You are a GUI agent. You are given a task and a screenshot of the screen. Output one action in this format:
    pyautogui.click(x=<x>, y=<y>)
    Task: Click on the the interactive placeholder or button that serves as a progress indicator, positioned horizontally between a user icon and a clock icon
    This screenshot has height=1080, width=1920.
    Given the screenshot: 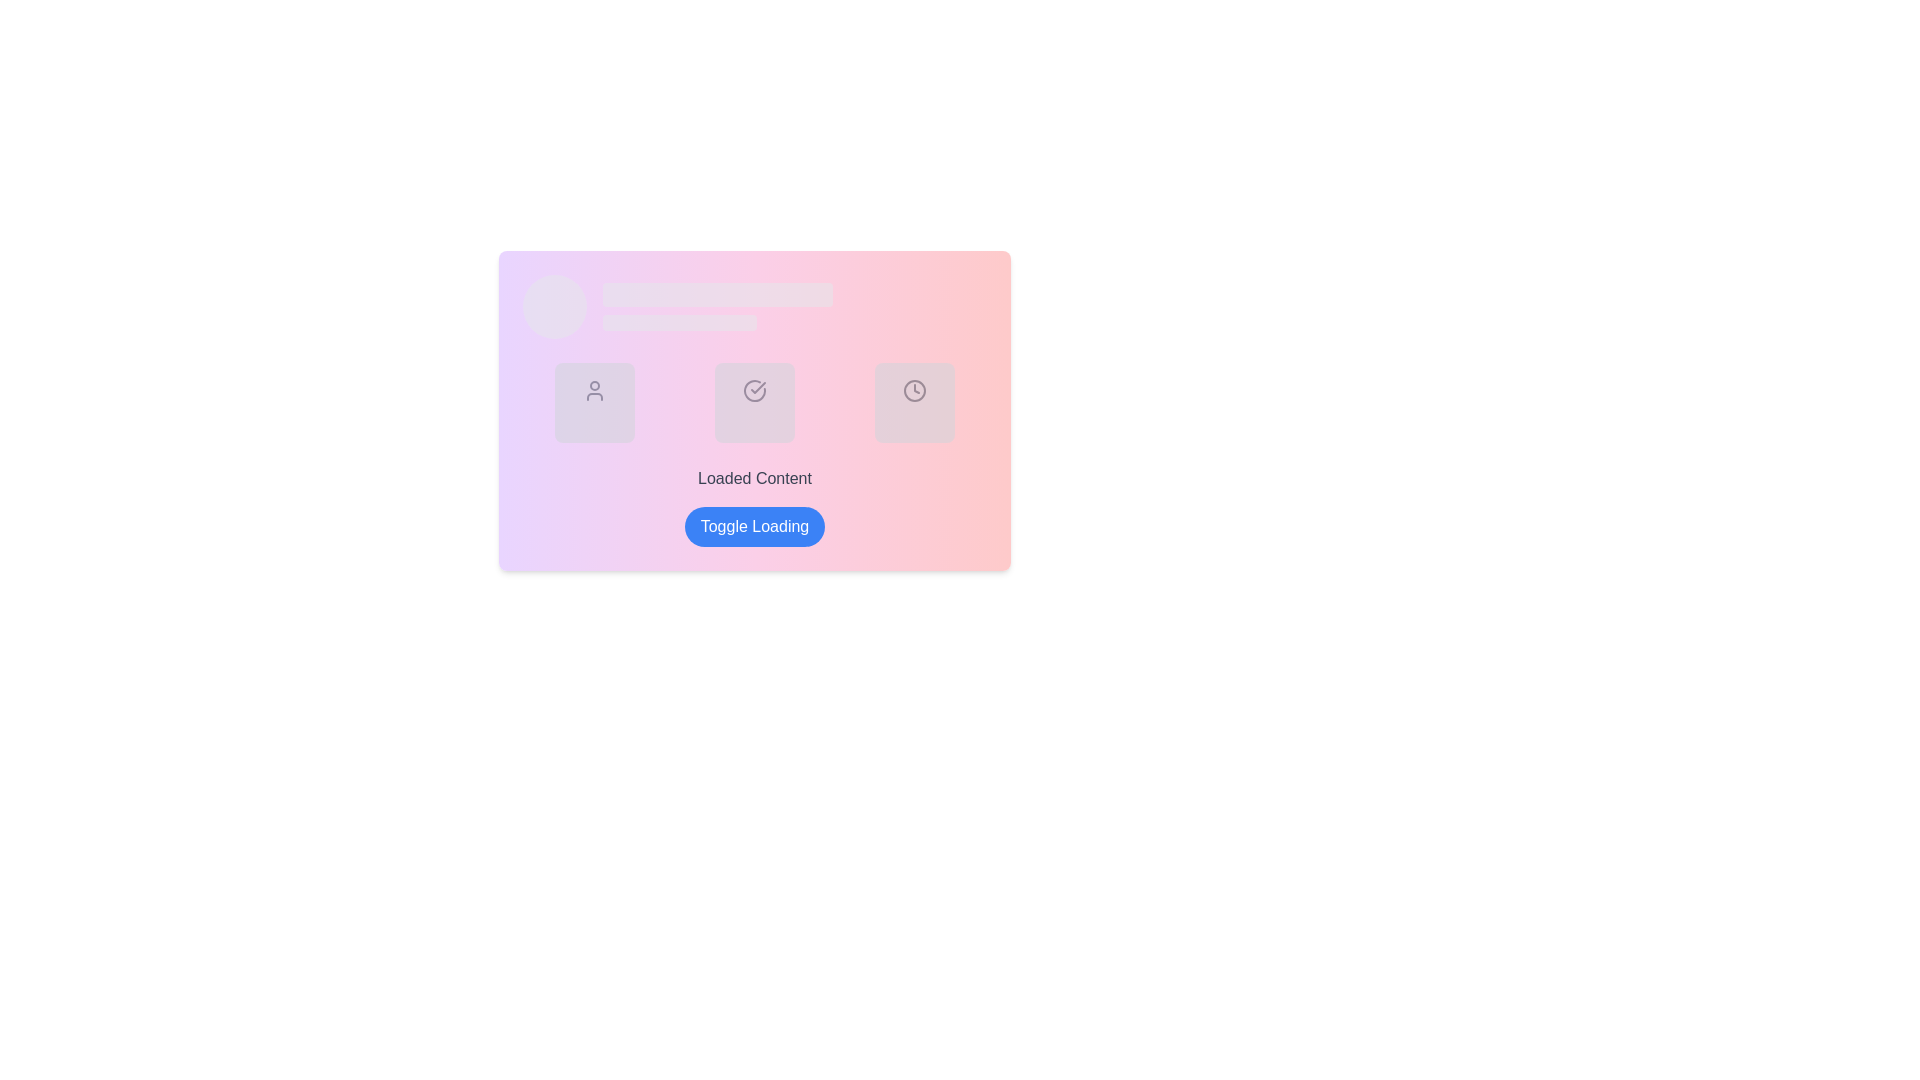 What is the action you would take?
    pyautogui.click(x=753, y=402)
    